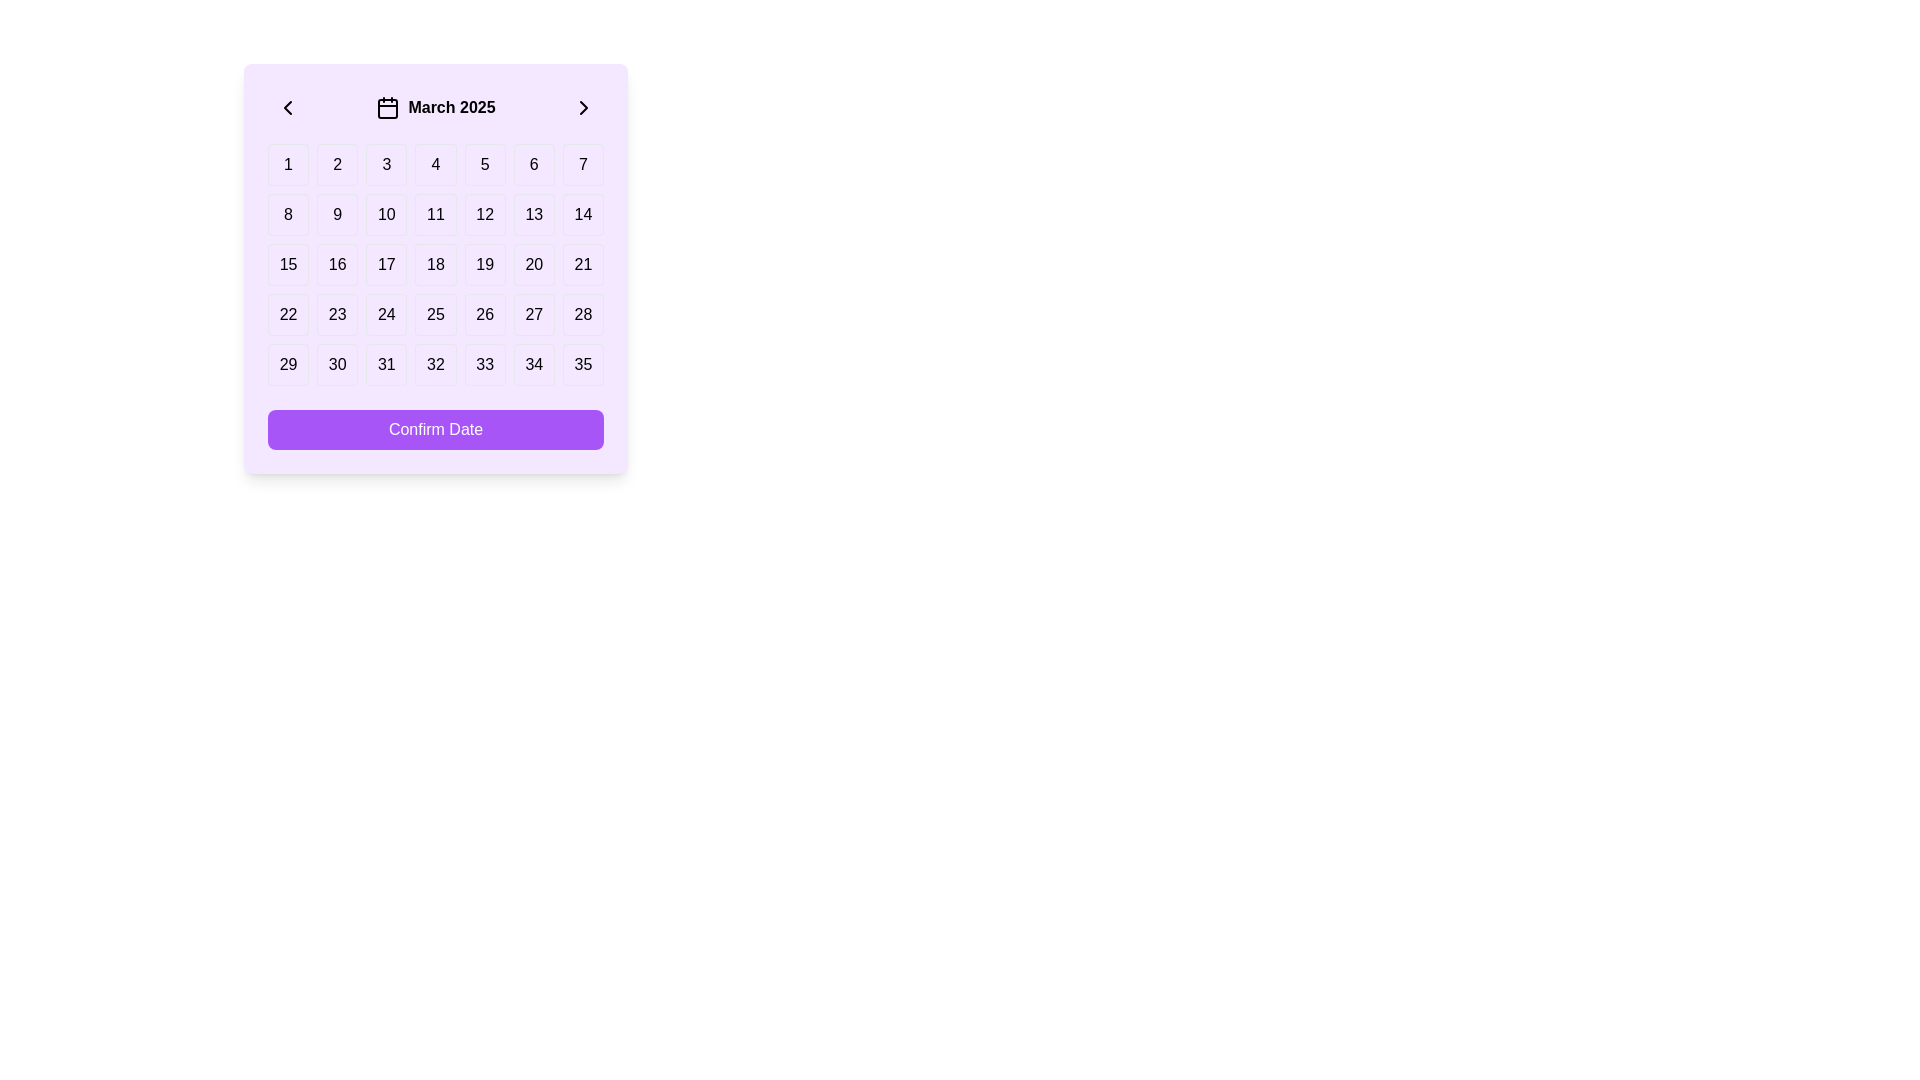 Image resolution: width=1920 pixels, height=1080 pixels. Describe the element at coordinates (582, 164) in the screenshot. I see `the selectable date label representing the 7th day in the top row of the calendar interface` at that location.